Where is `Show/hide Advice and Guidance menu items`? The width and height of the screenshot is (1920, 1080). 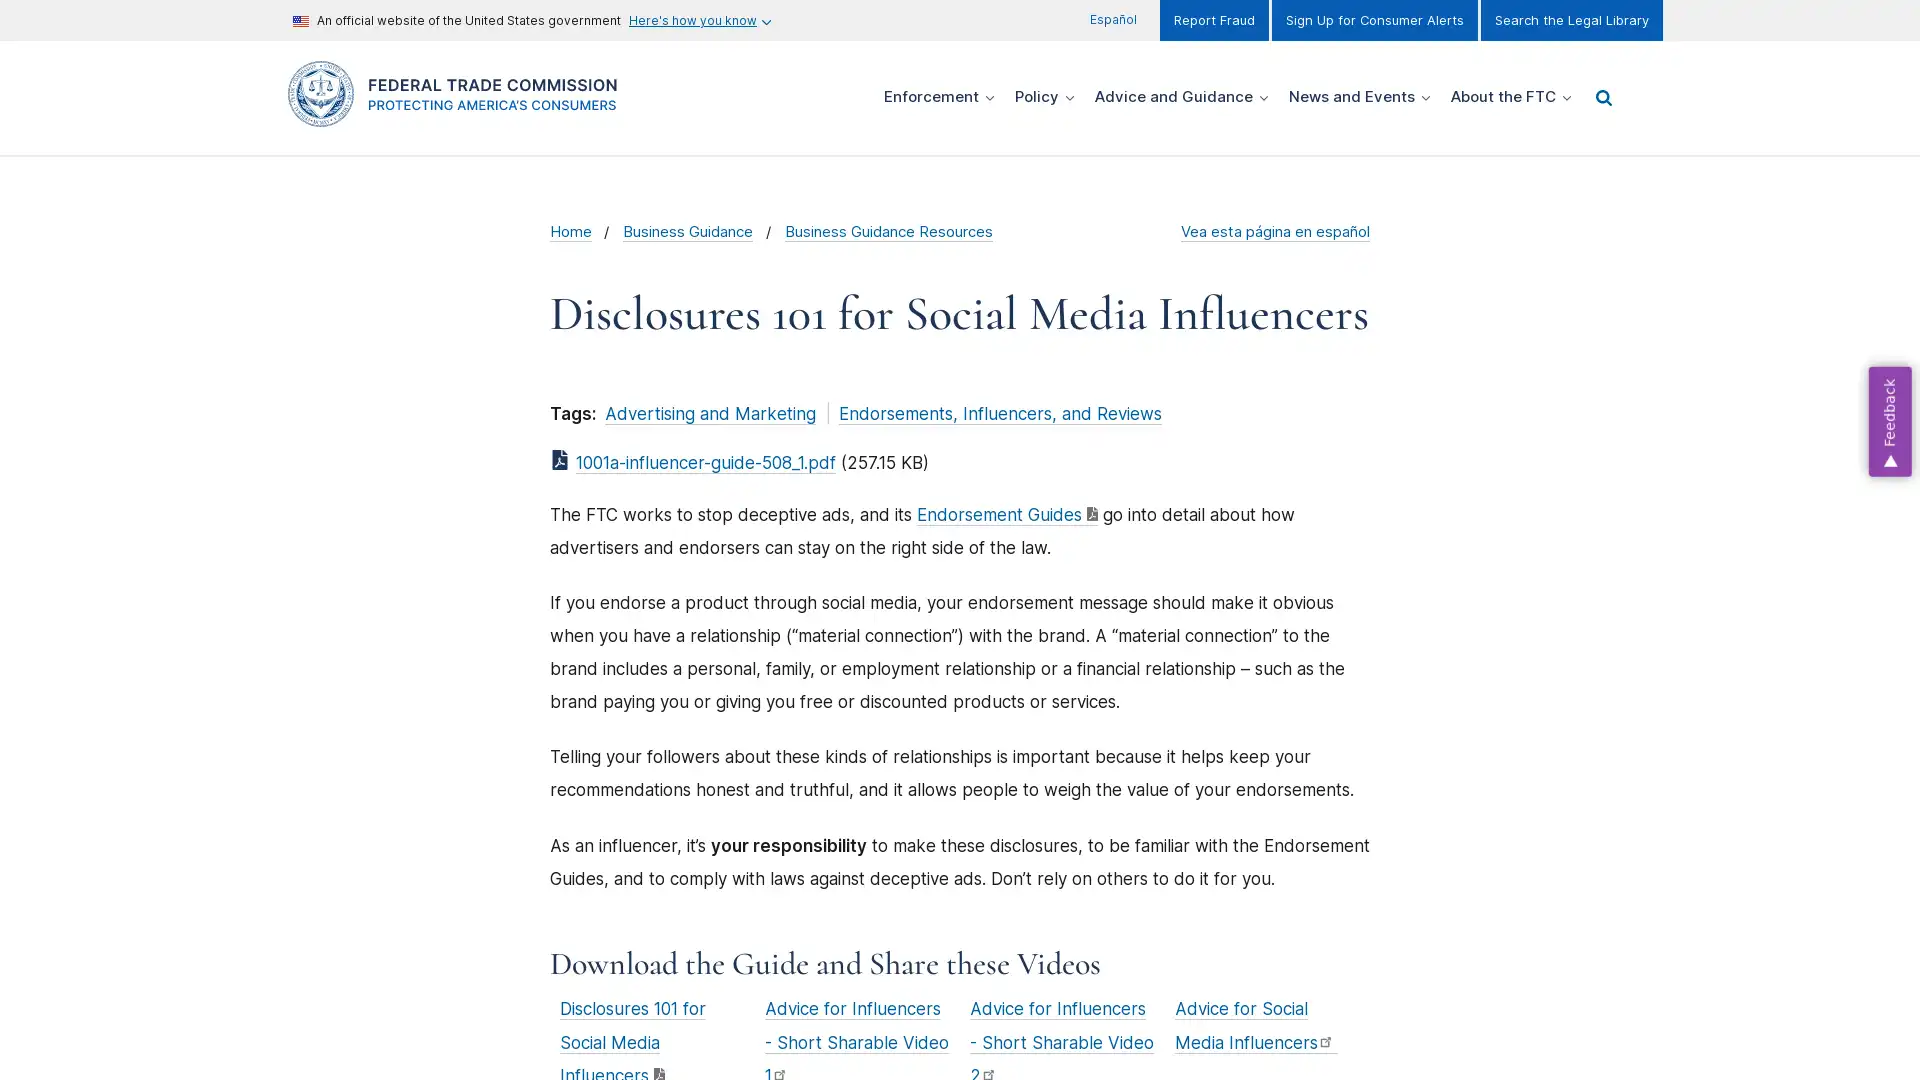
Show/hide Advice and Guidance menu items is located at coordinates (1184, 97).